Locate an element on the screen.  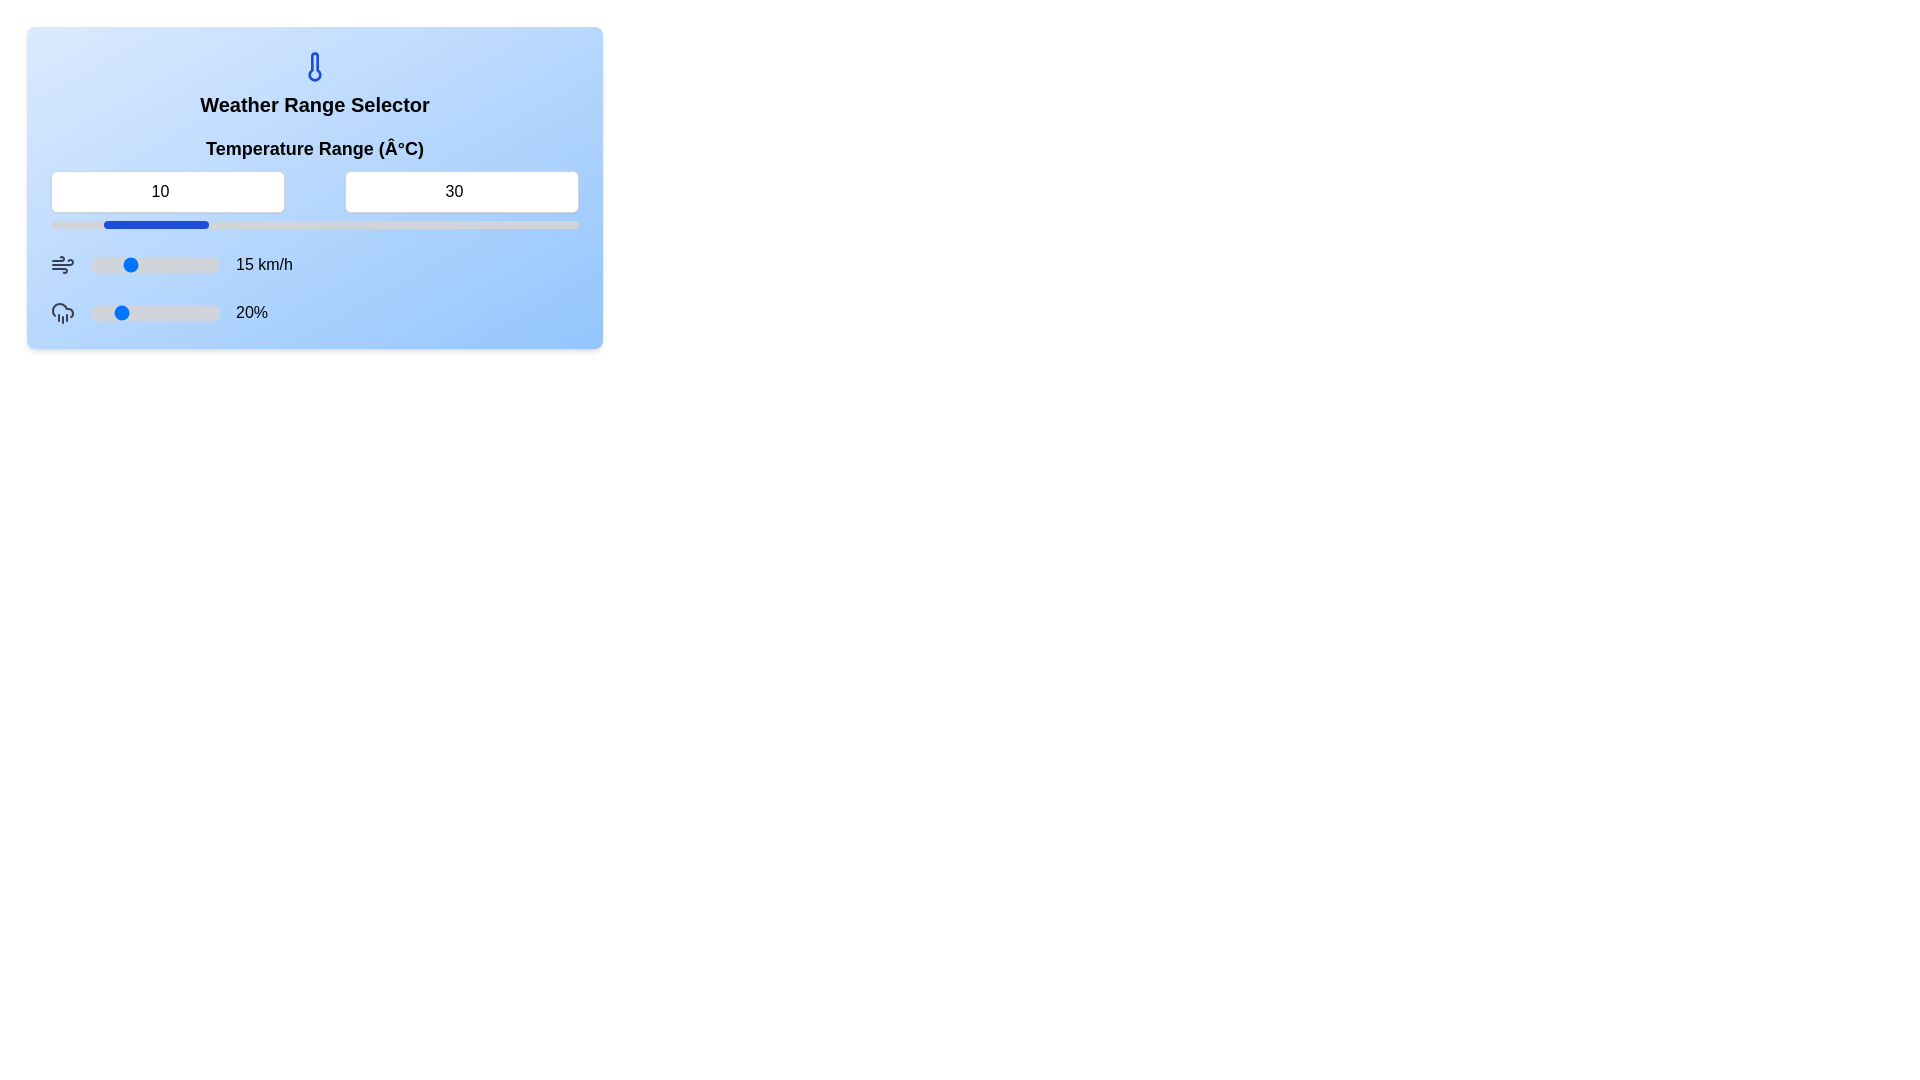
the slider is located at coordinates (110, 312).